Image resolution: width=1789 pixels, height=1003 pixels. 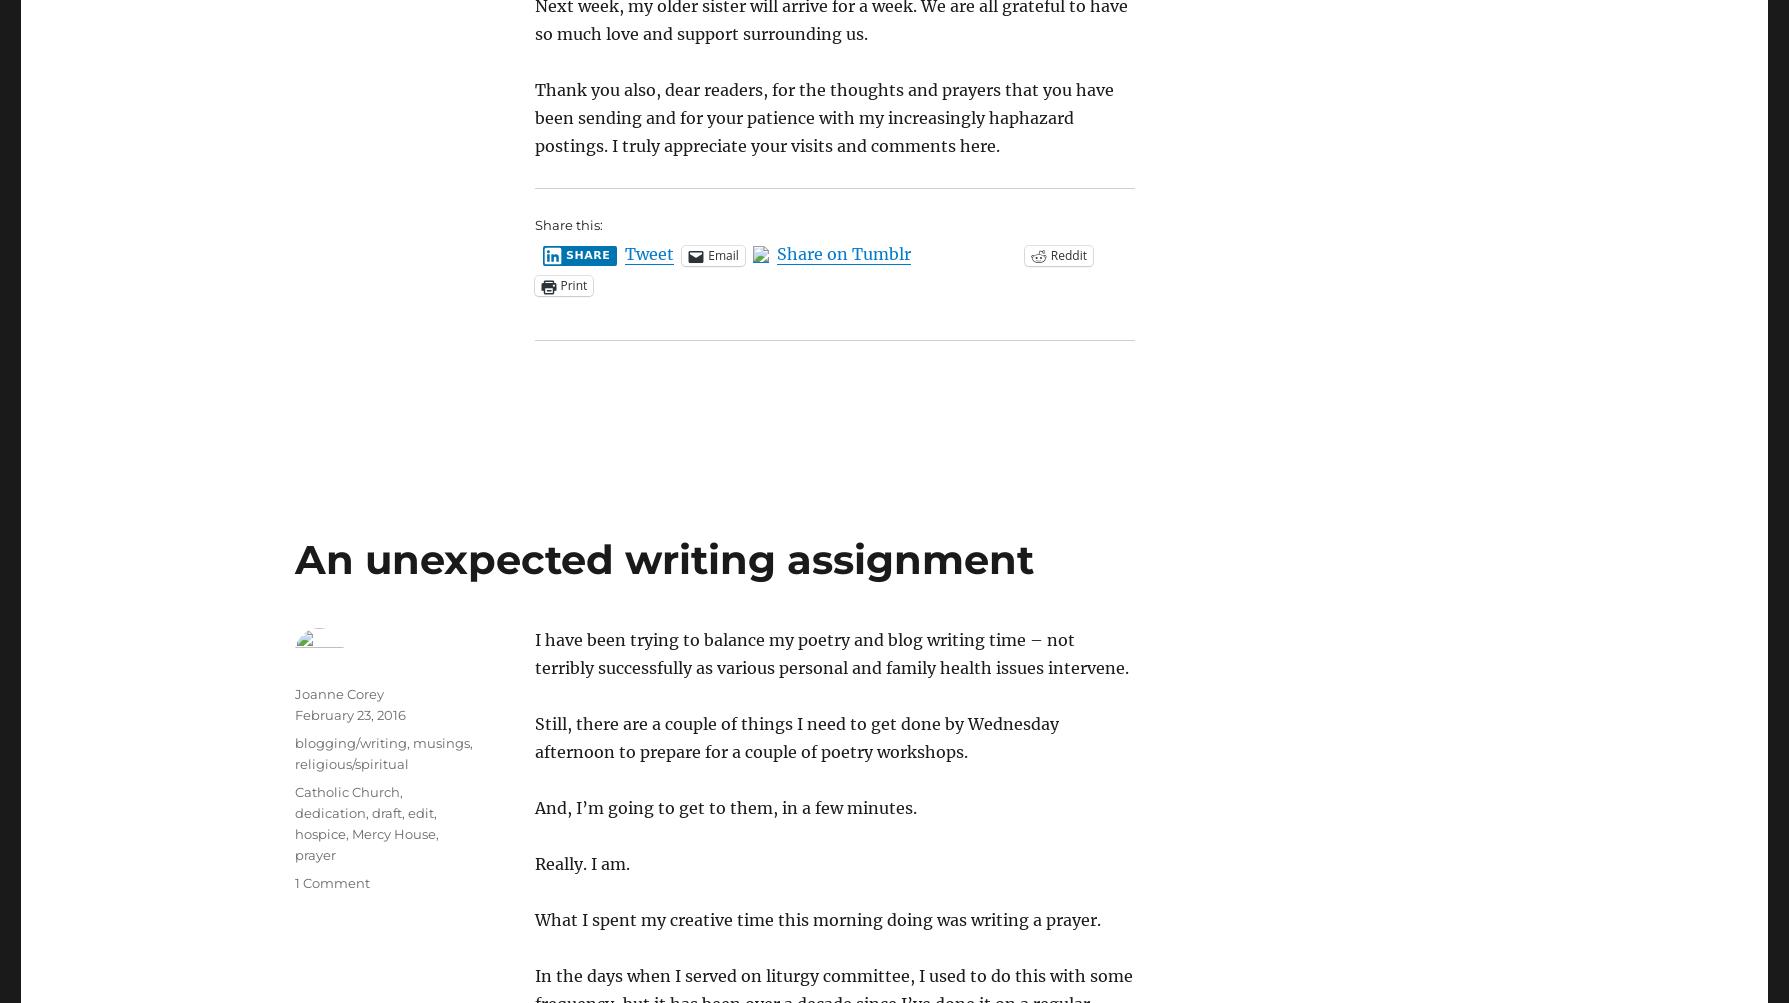 What do you see at coordinates (385, 812) in the screenshot?
I see `'draft'` at bounding box center [385, 812].